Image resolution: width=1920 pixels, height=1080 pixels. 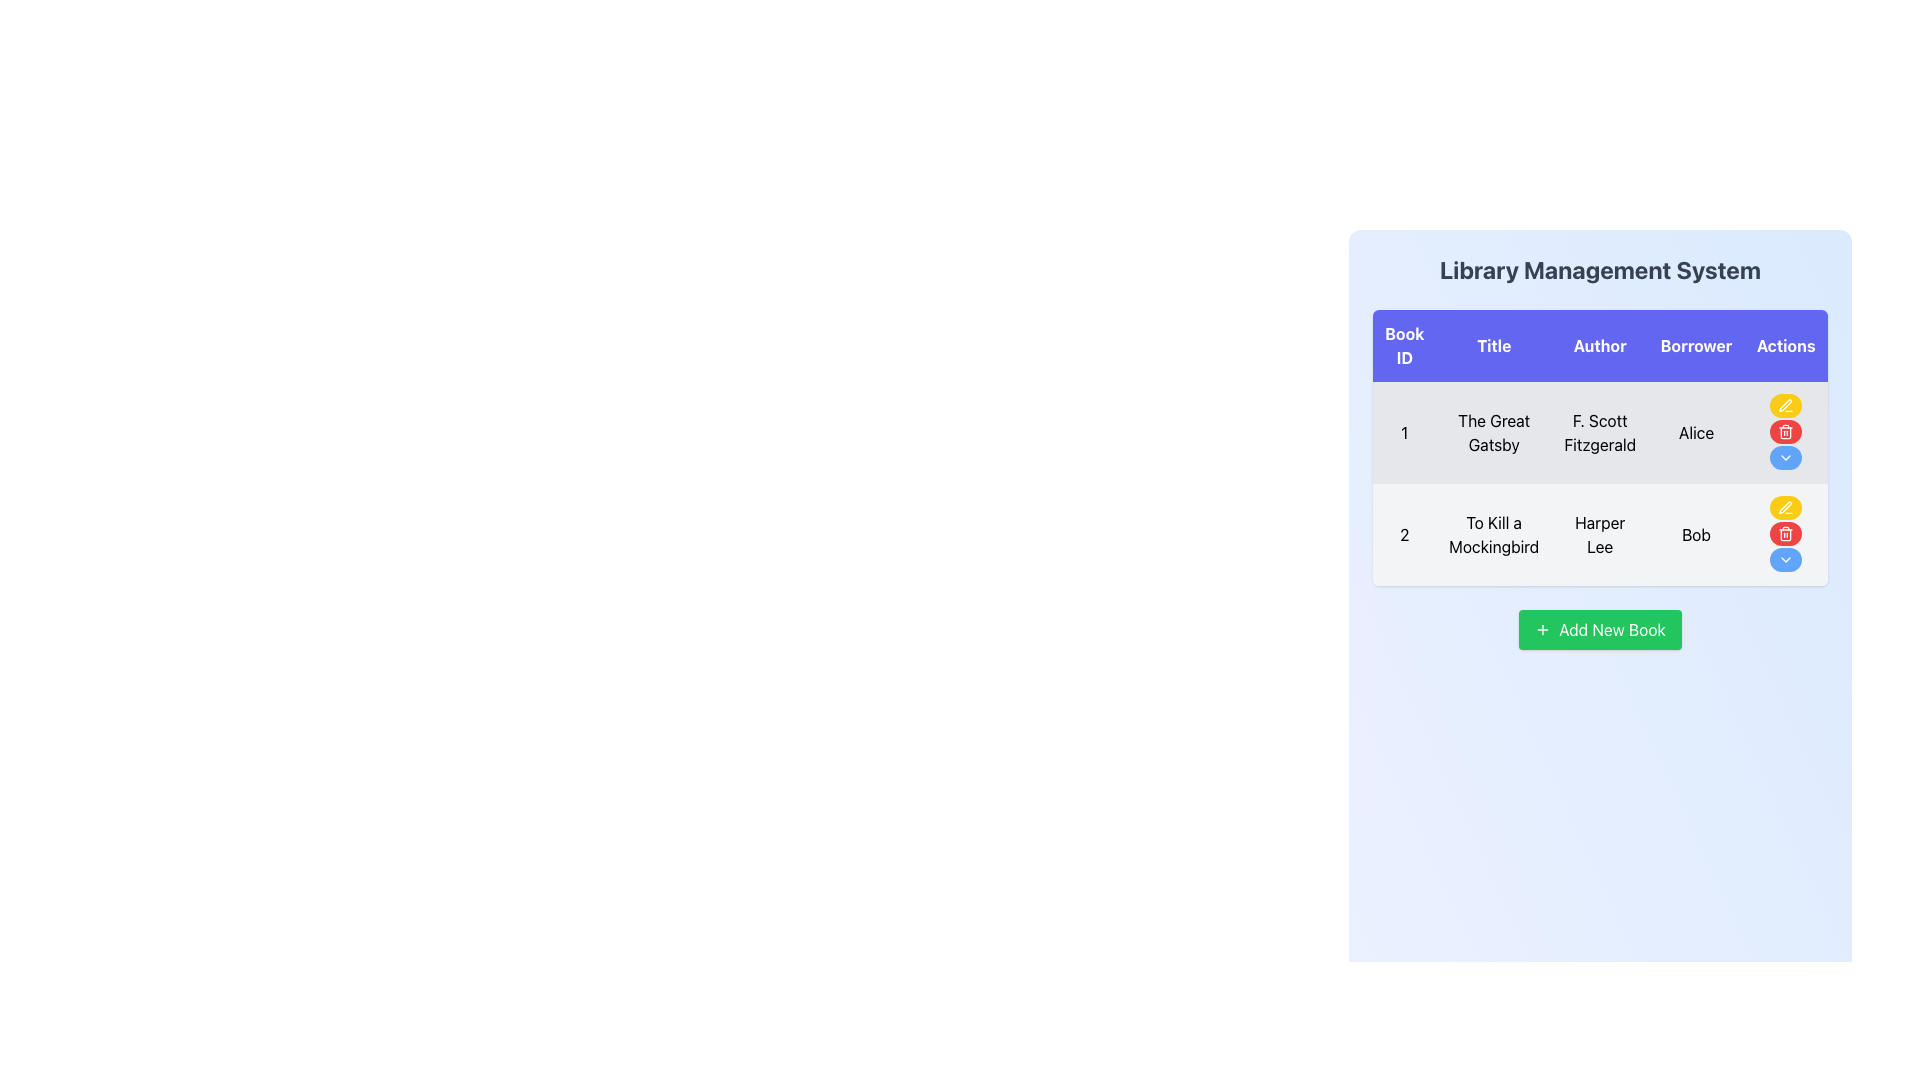 I want to click on the red button with white text and a trash can icon located in the 'Actions' column of the second row, so click(x=1786, y=532).